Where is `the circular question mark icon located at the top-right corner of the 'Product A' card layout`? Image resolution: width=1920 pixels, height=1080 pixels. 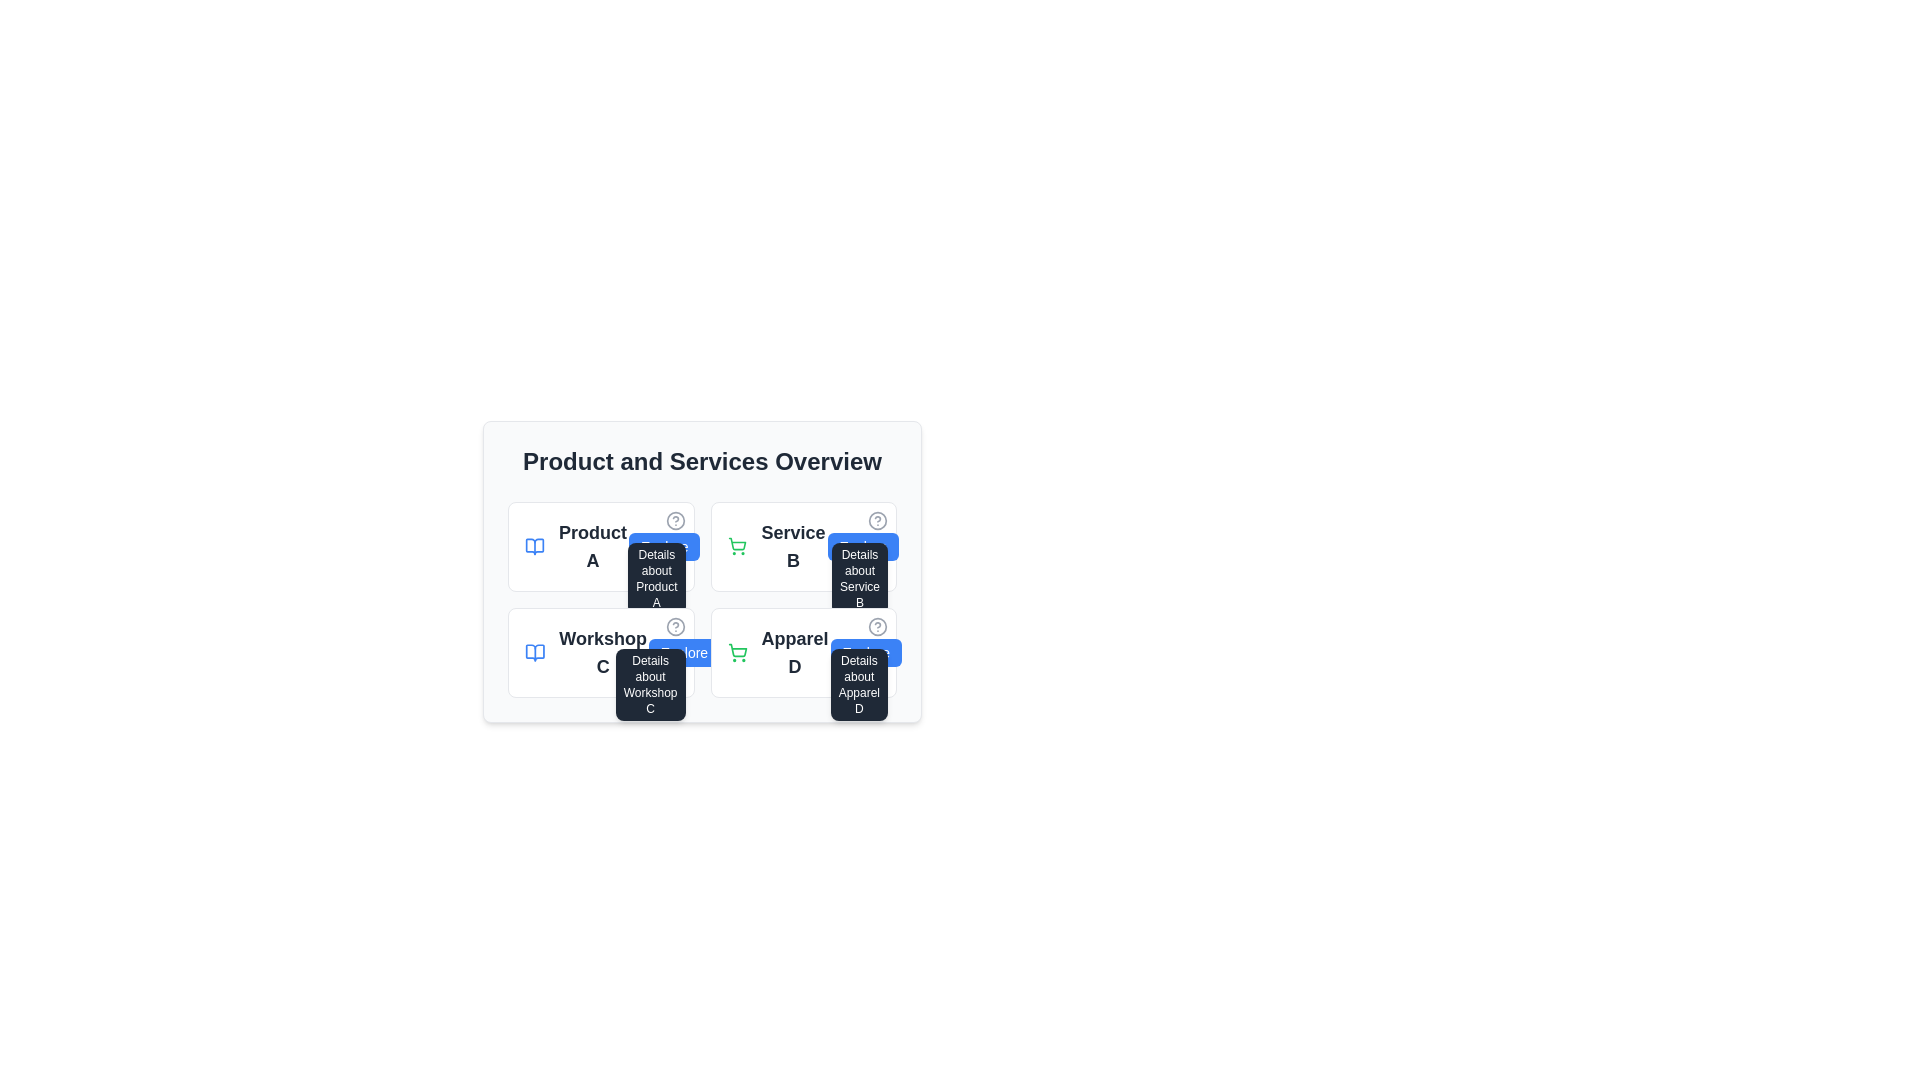 the circular question mark icon located at the top-right corner of the 'Product A' card layout is located at coordinates (675, 519).